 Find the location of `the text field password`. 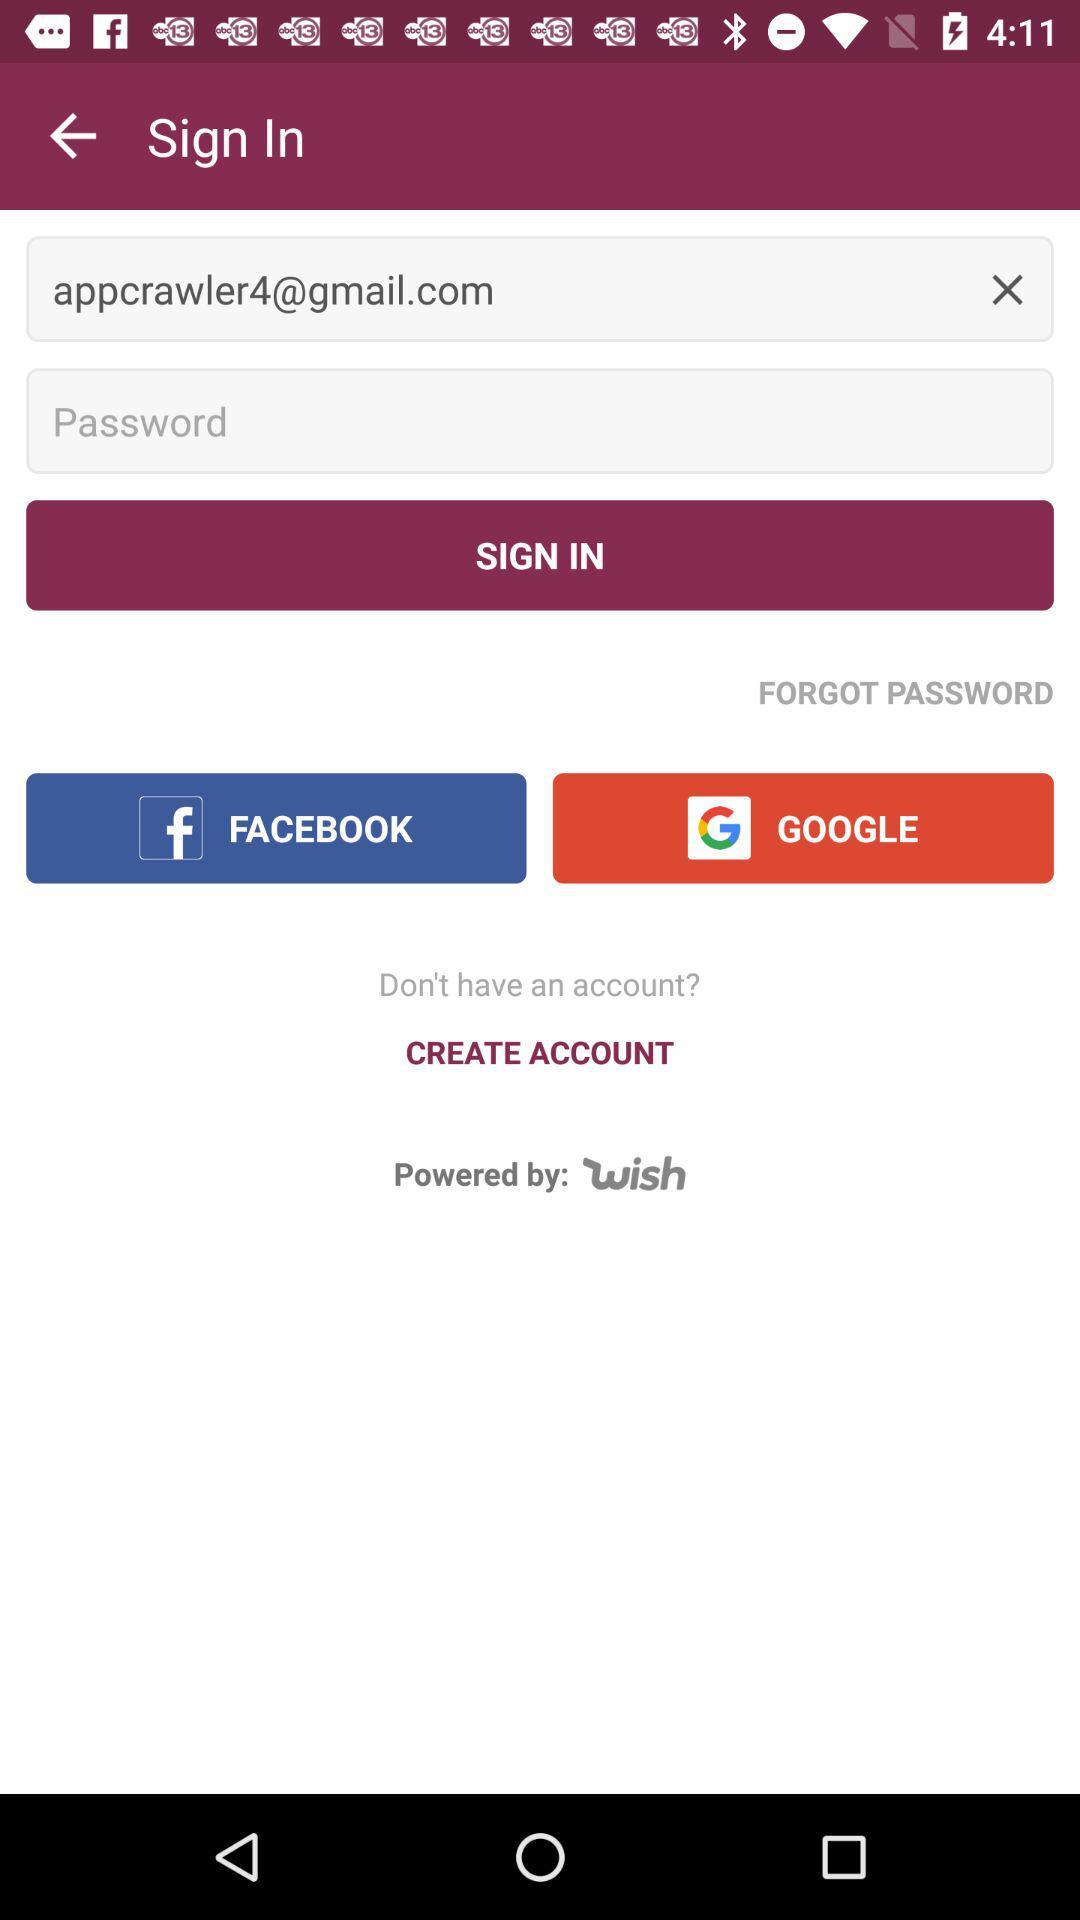

the text field password is located at coordinates (540, 420).